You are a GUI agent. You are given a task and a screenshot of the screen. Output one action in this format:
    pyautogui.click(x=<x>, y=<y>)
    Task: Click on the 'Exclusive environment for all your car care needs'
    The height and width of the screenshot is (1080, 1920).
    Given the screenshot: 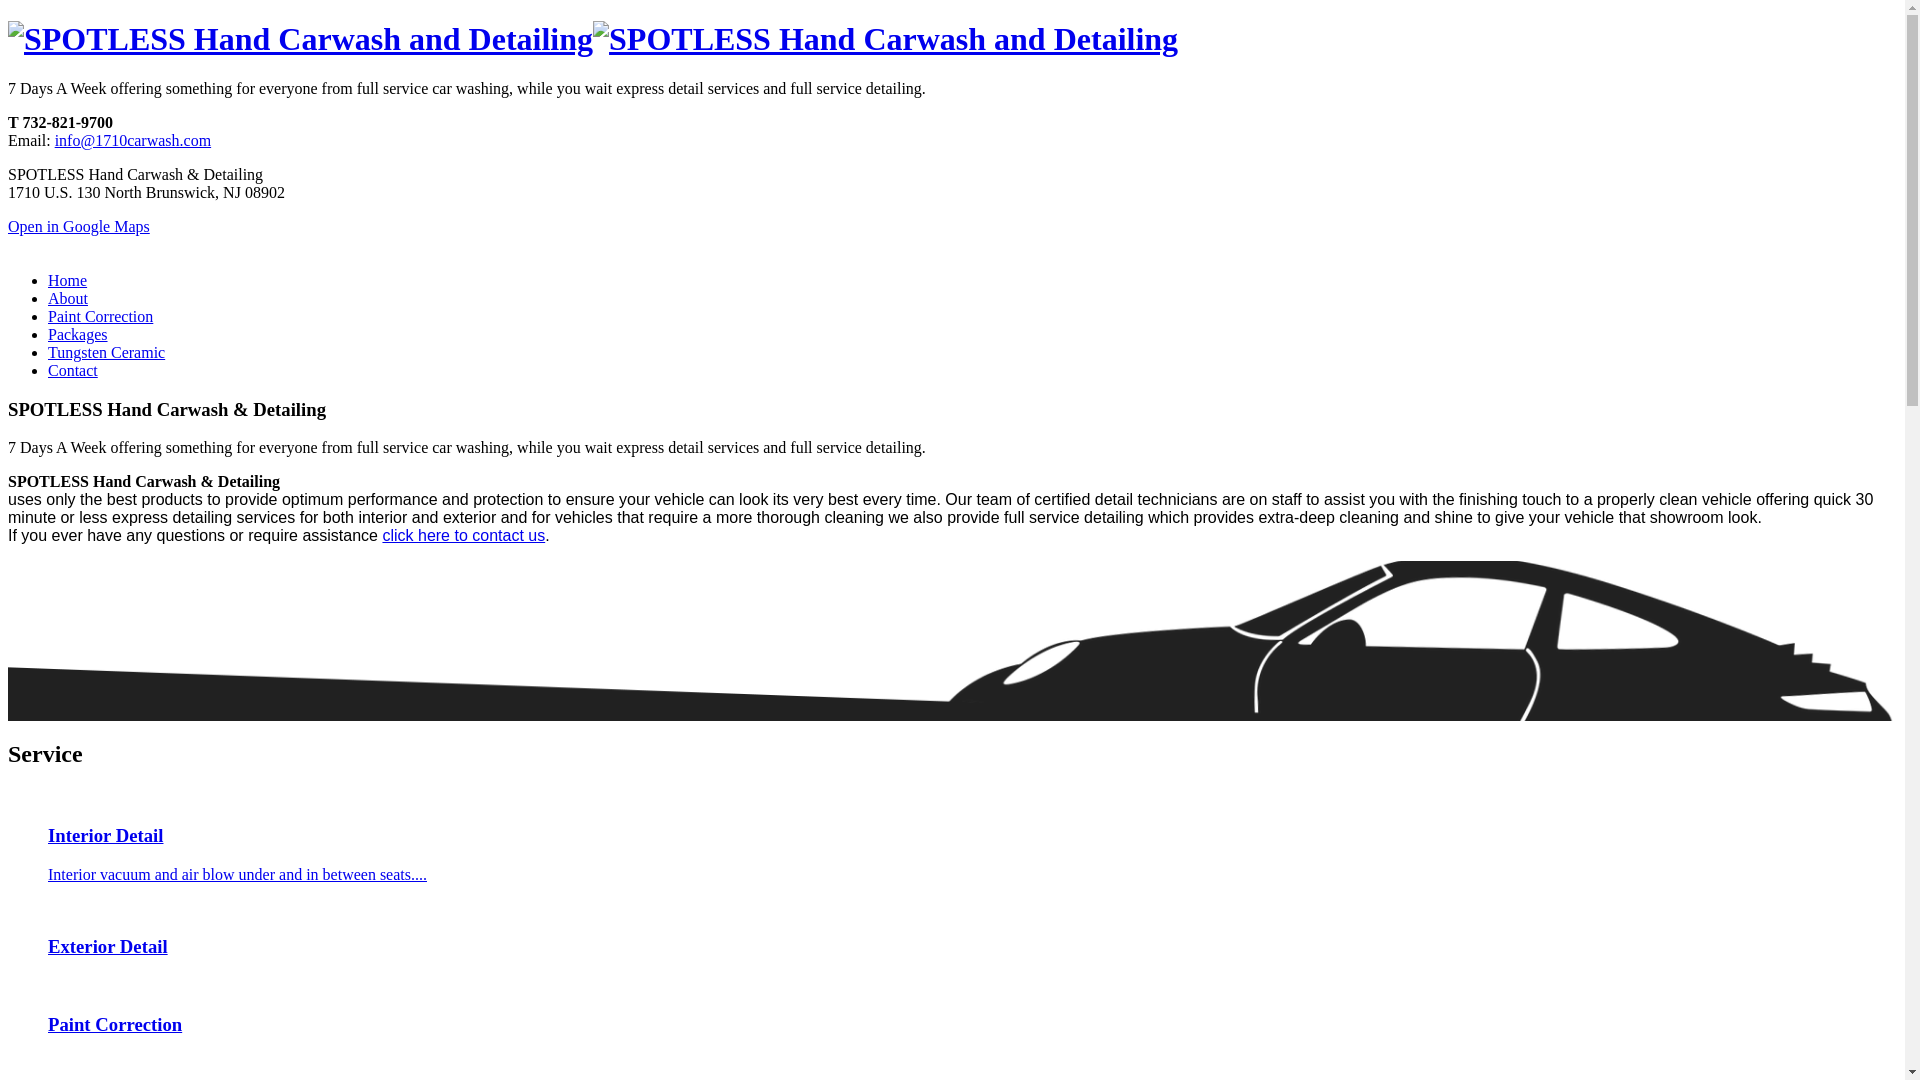 What is the action you would take?
    pyautogui.click(x=884, y=39)
    